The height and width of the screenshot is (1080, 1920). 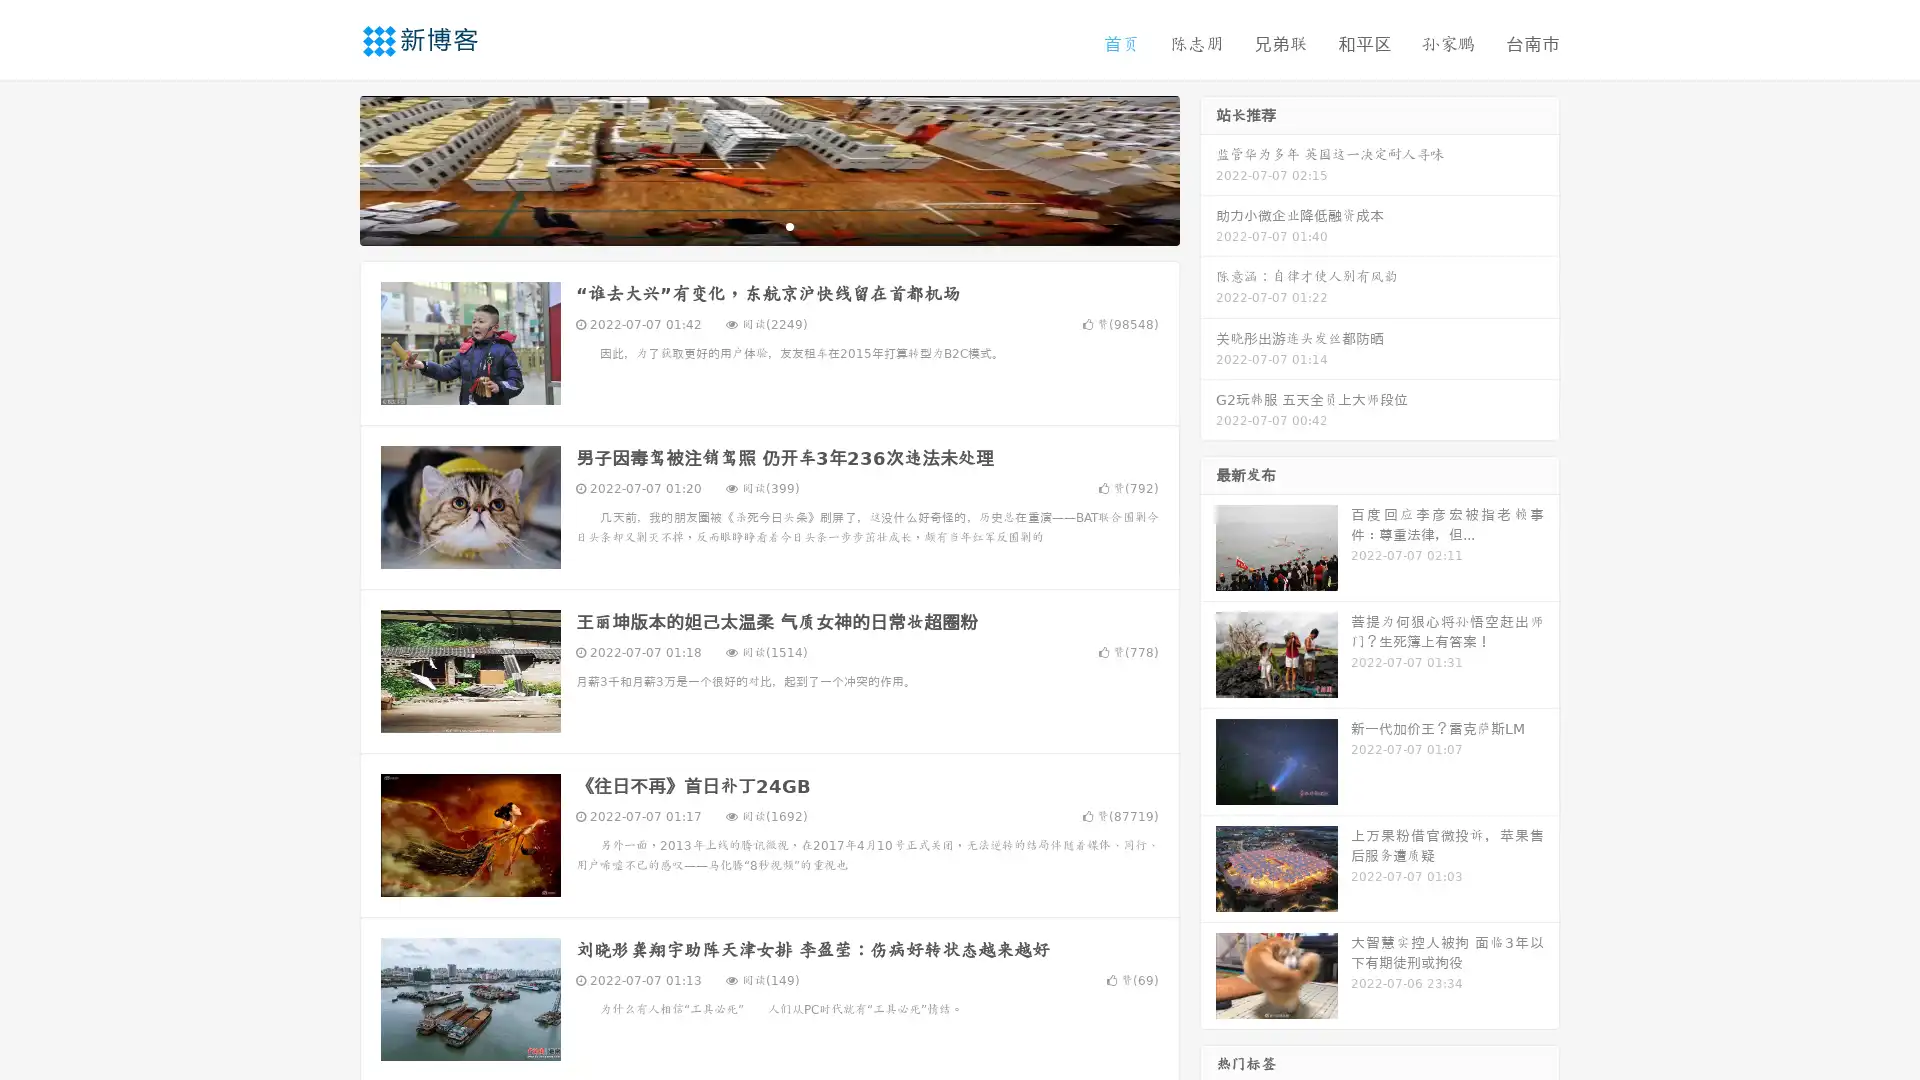 What do you see at coordinates (748, 225) in the screenshot?
I see `Go to slide 1` at bounding box center [748, 225].